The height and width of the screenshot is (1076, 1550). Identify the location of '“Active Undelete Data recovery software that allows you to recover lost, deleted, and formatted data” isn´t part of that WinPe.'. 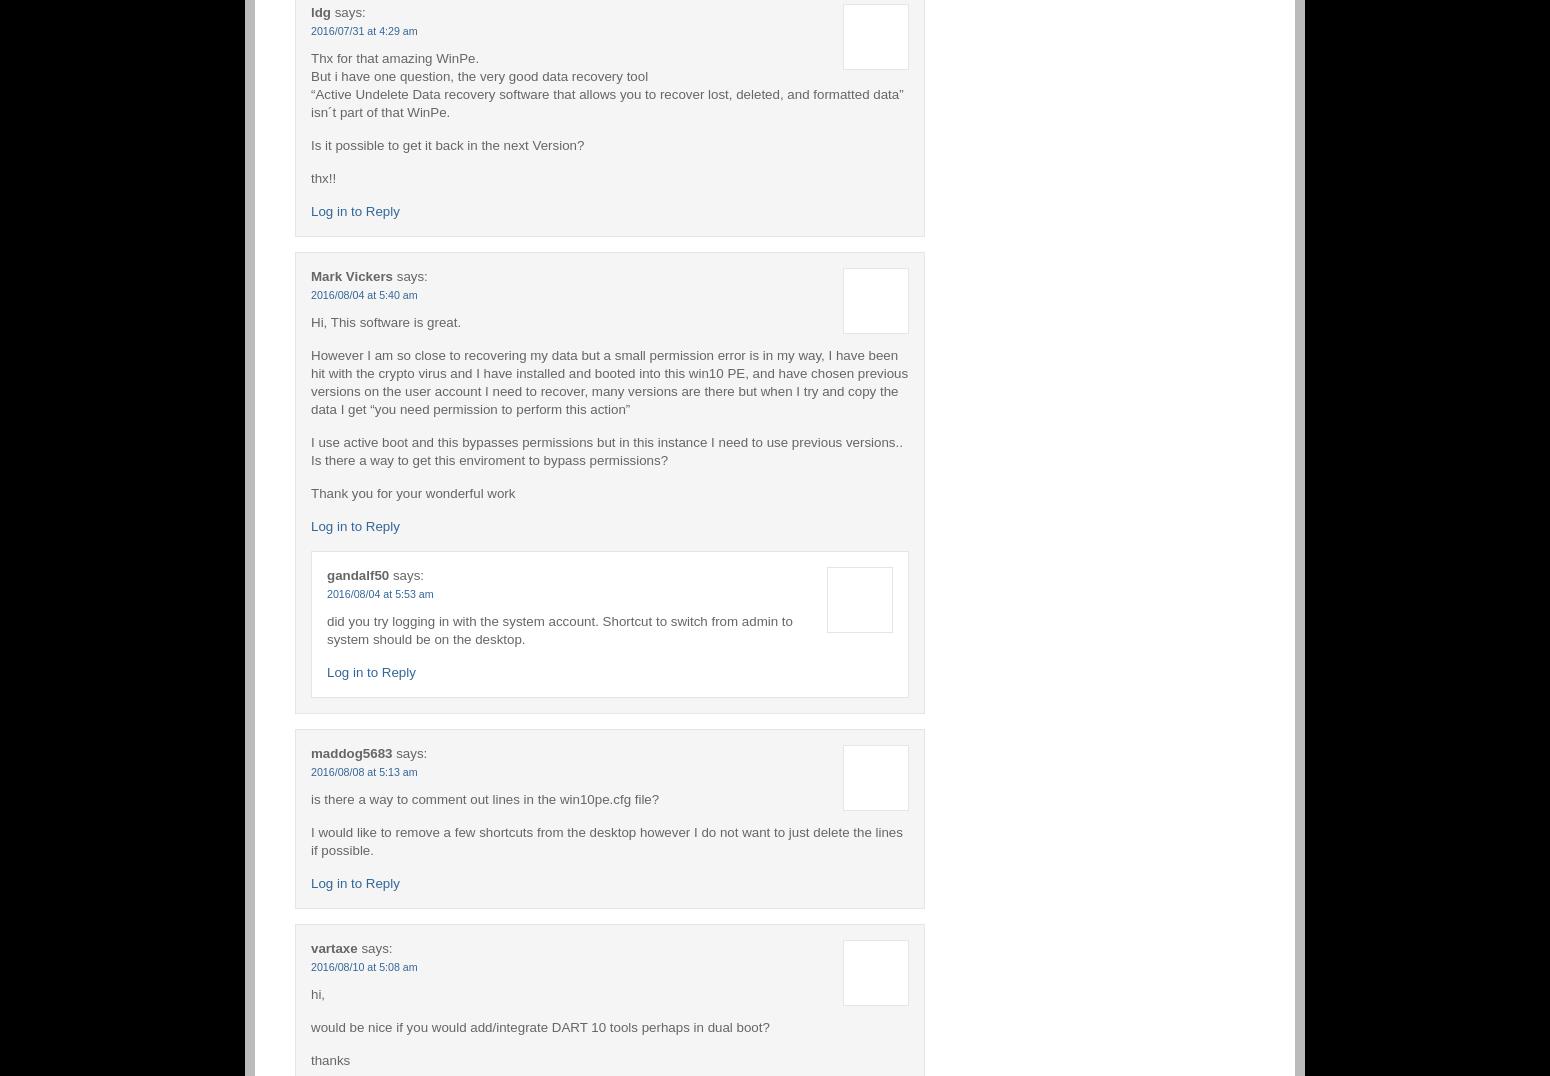
(606, 101).